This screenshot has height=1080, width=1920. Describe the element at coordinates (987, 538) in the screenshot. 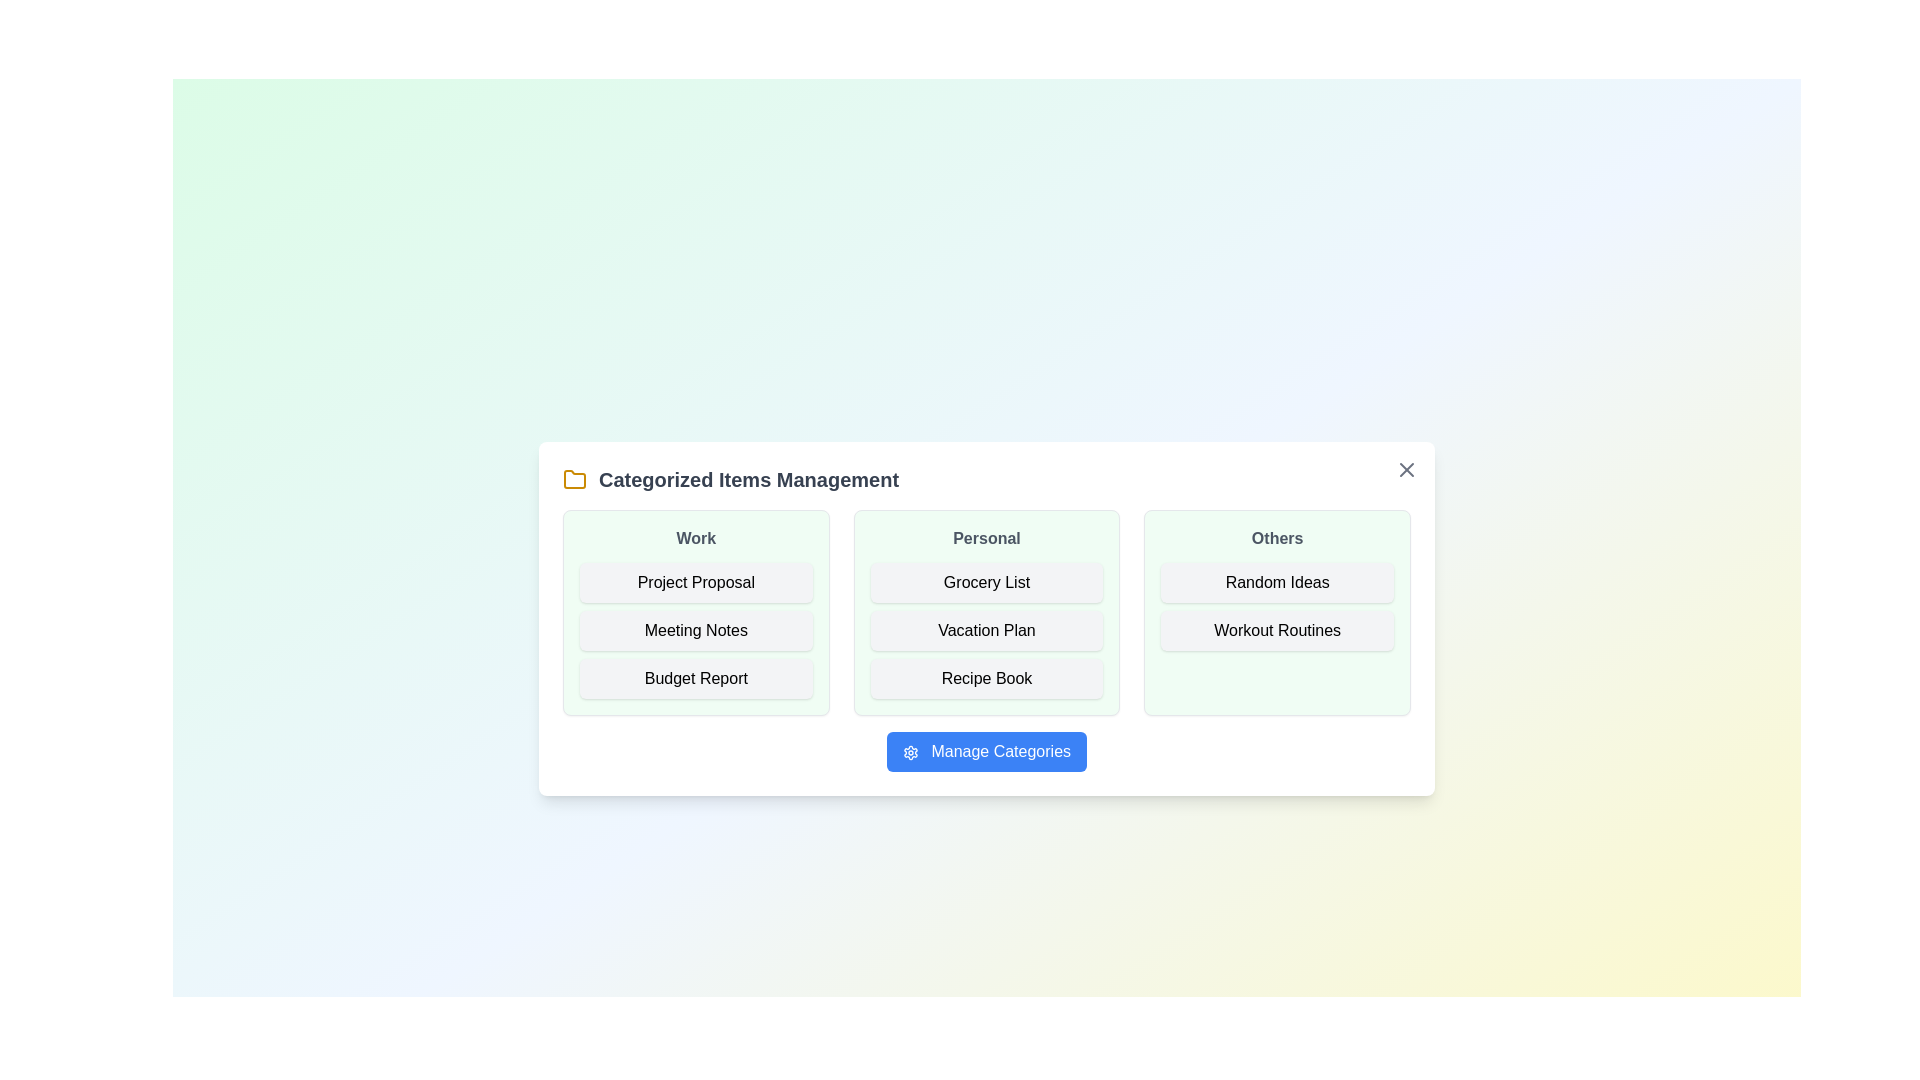

I see `the category header Personal to select it` at that location.